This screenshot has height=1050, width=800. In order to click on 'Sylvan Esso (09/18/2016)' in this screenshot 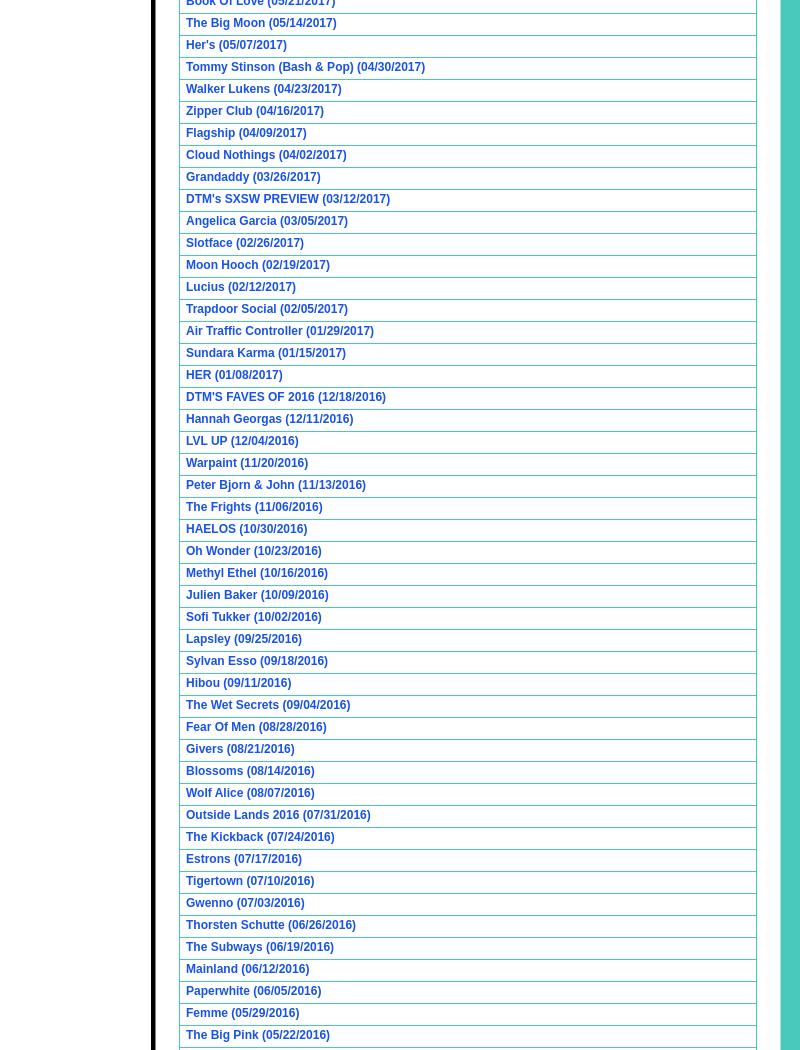, I will do `click(255, 659)`.